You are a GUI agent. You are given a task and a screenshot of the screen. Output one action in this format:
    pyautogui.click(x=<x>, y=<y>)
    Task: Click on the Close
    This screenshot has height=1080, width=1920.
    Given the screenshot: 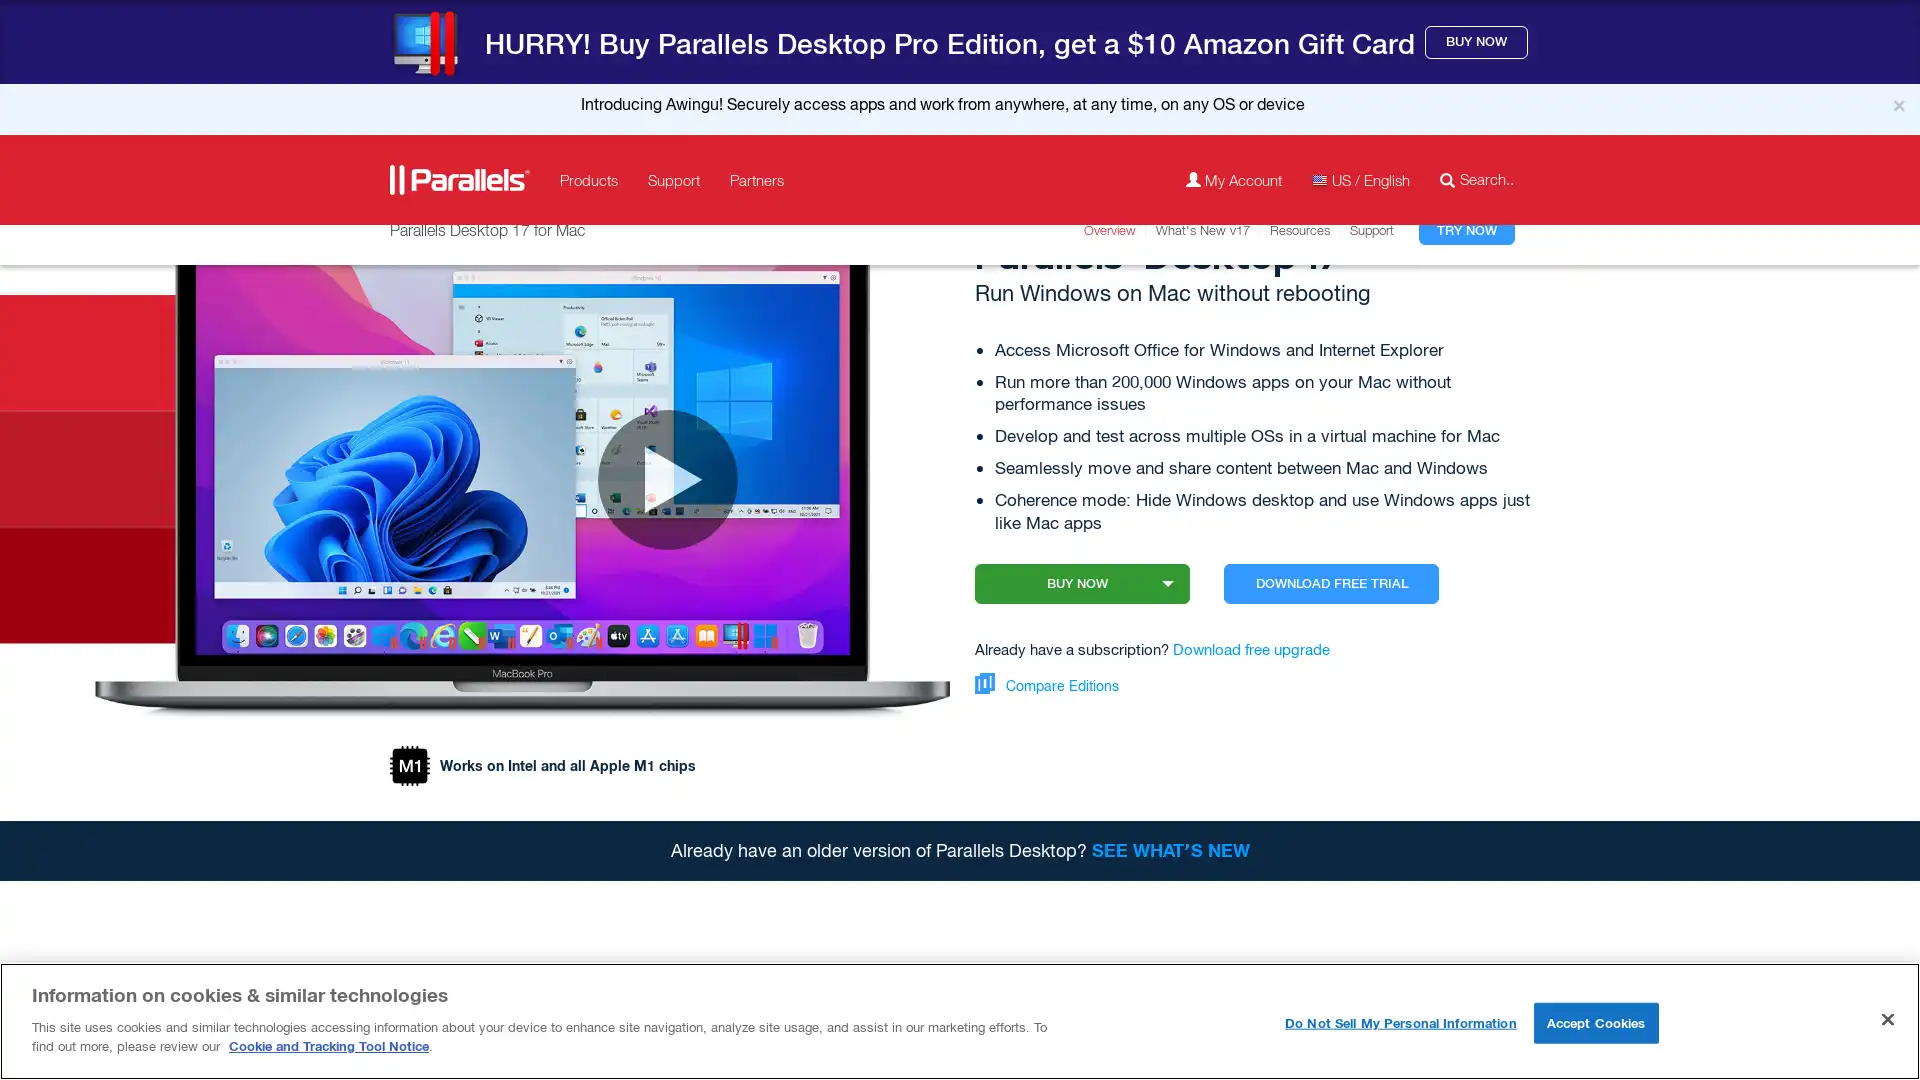 What is the action you would take?
    pyautogui.click(x=1898, y=193)
    